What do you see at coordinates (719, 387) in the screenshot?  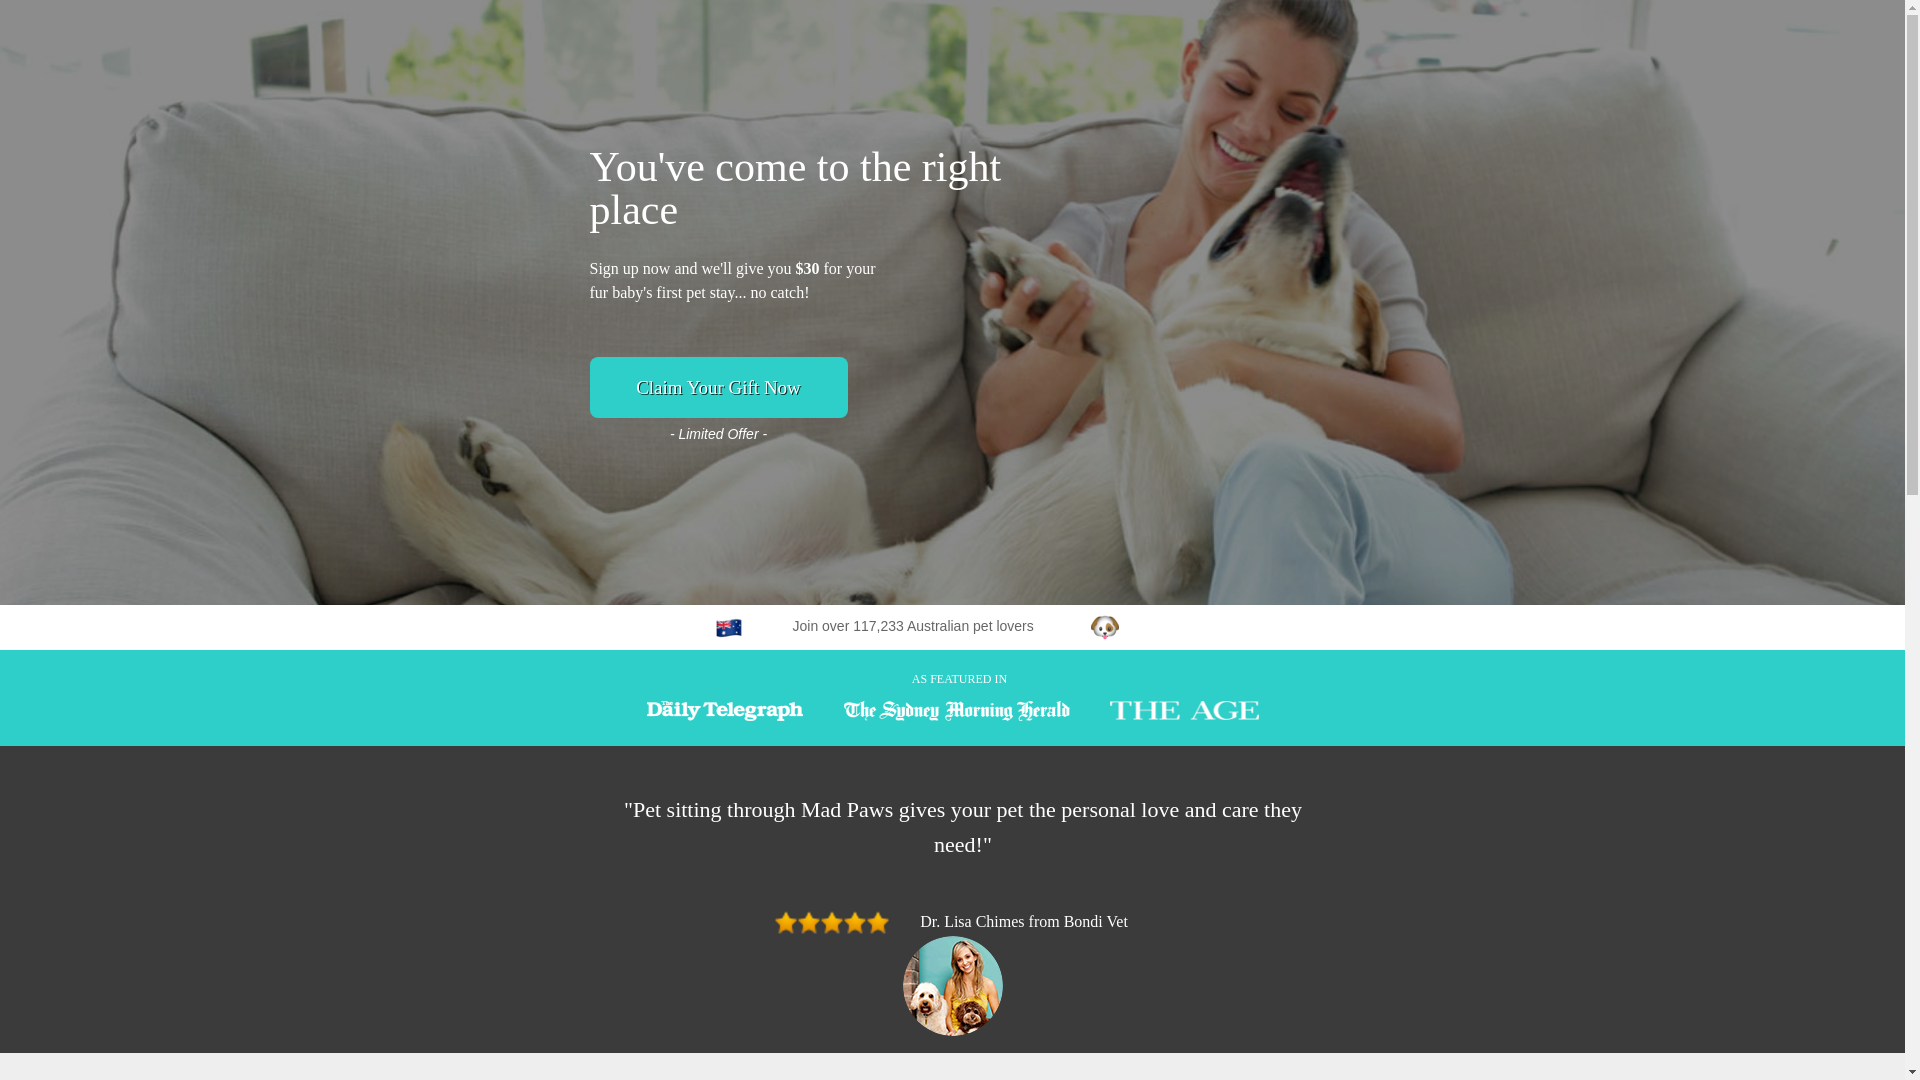 I see `'Claim Your Gift Now'` at bounding box center [719, 387].